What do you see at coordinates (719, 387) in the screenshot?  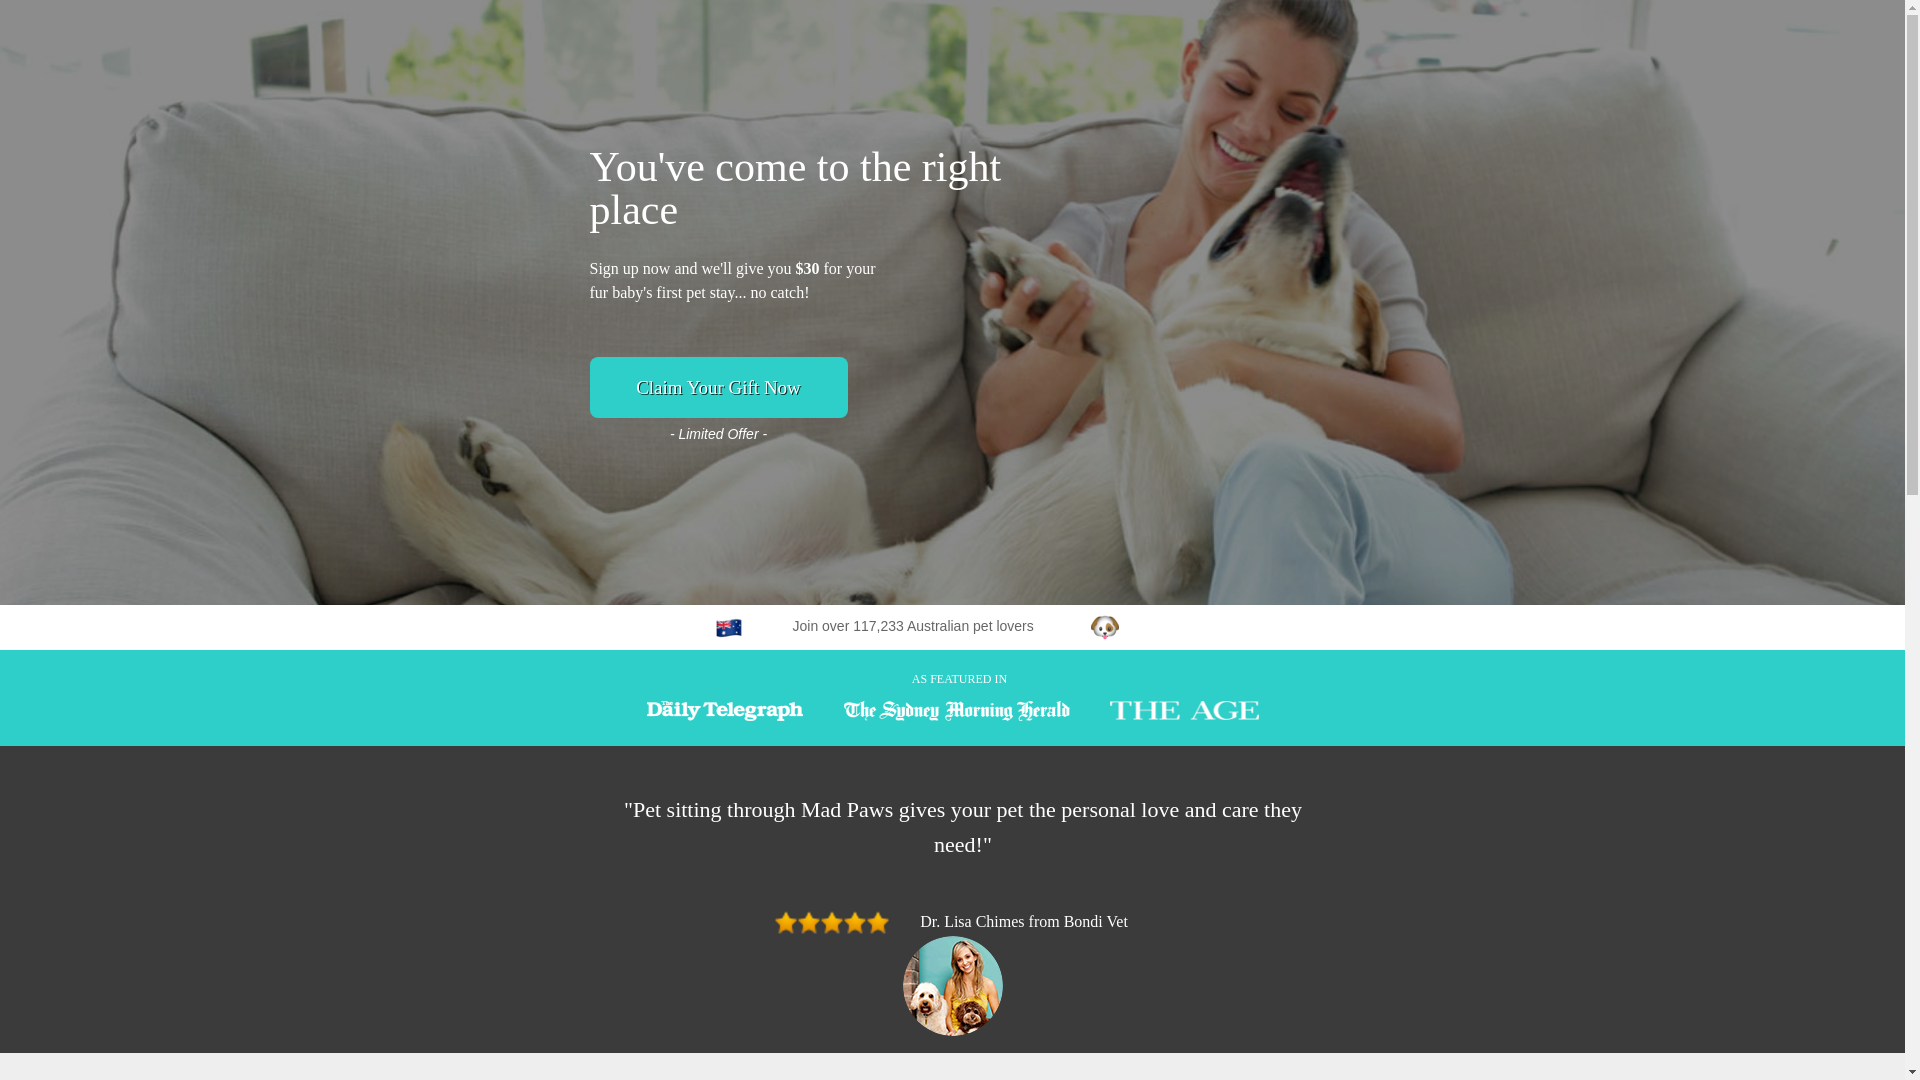 I see `'Claim Your Gift Now'` at bounding box center [719, 387].